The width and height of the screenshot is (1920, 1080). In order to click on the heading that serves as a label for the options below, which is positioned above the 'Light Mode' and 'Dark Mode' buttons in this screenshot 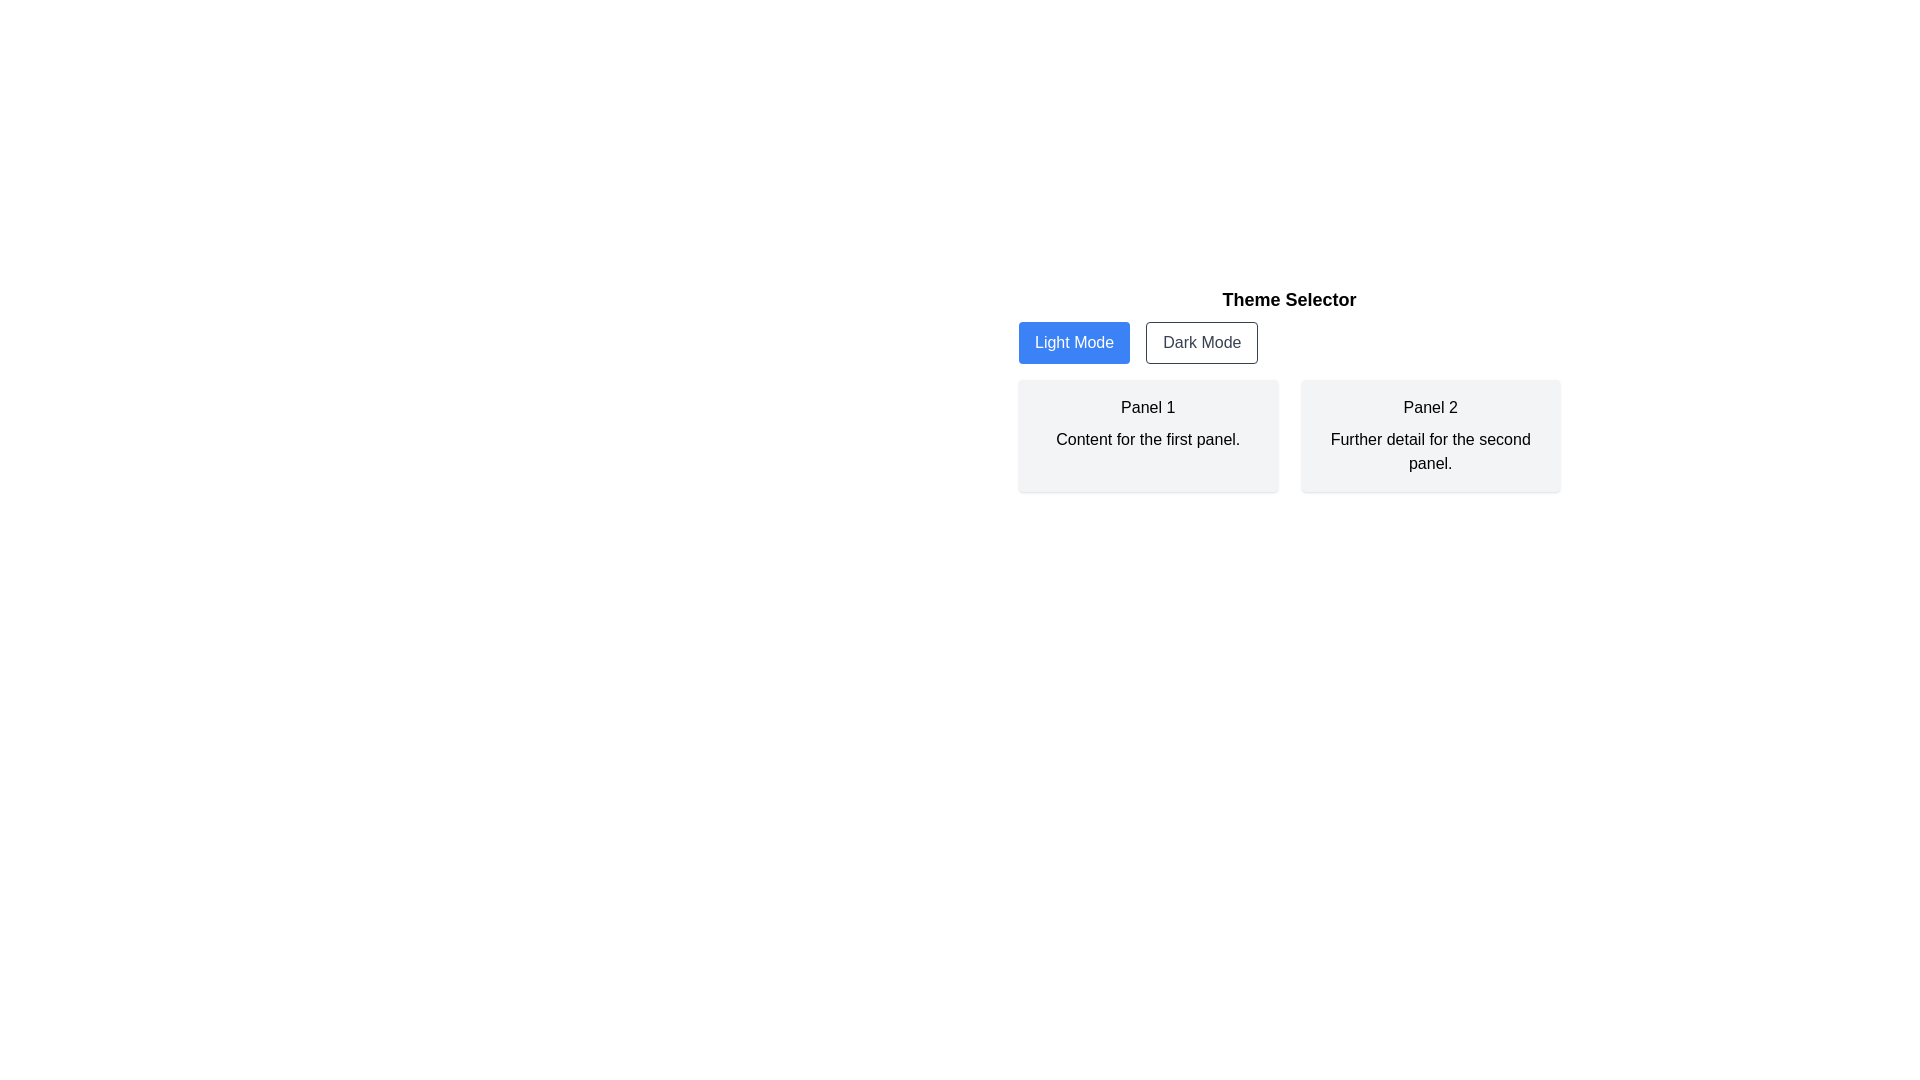, I will do `click(1289, 300)`.